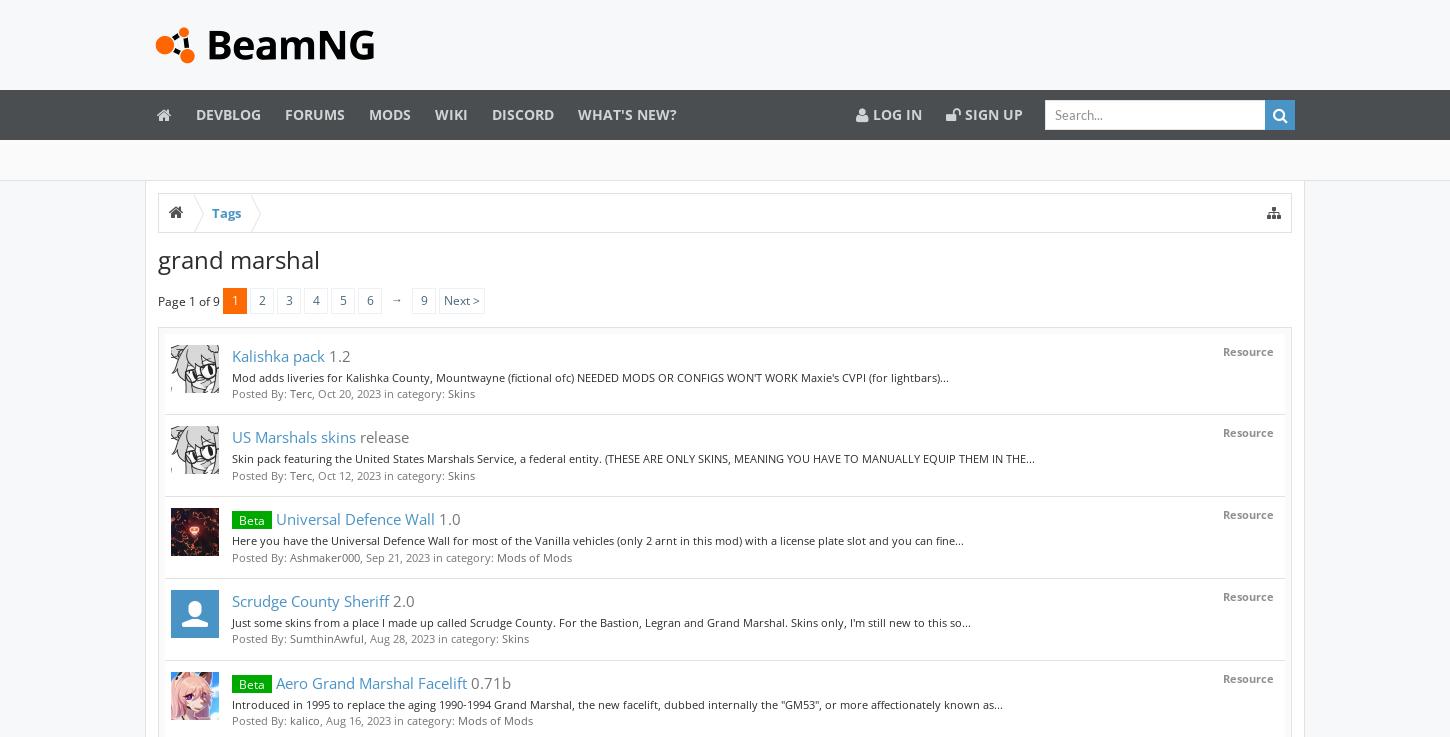 The width and height of the screenshot is (1450, 737). Describe the element at coordinates (469, 681) in the screenshot. I see `'0.71b'` at that location.